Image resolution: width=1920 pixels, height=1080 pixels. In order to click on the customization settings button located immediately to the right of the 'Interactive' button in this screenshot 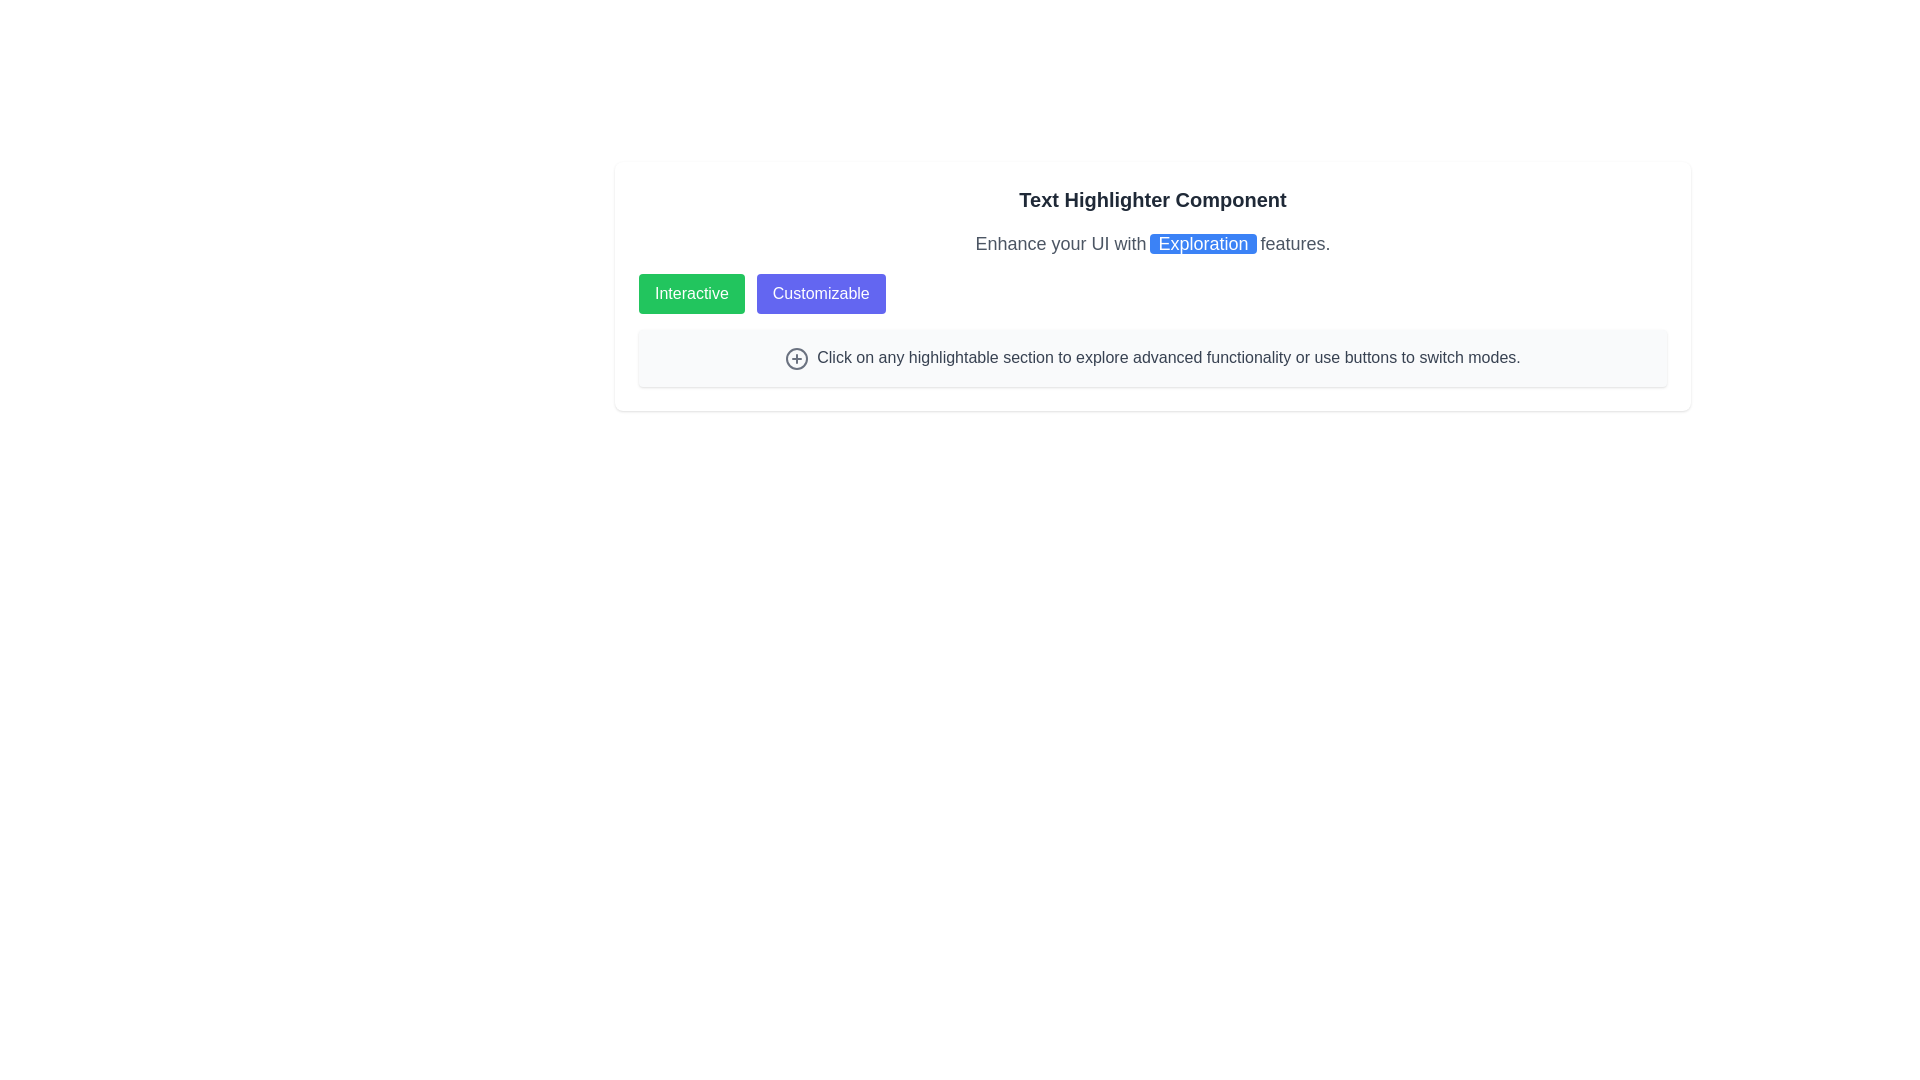, I will do `click(821, 293)`.